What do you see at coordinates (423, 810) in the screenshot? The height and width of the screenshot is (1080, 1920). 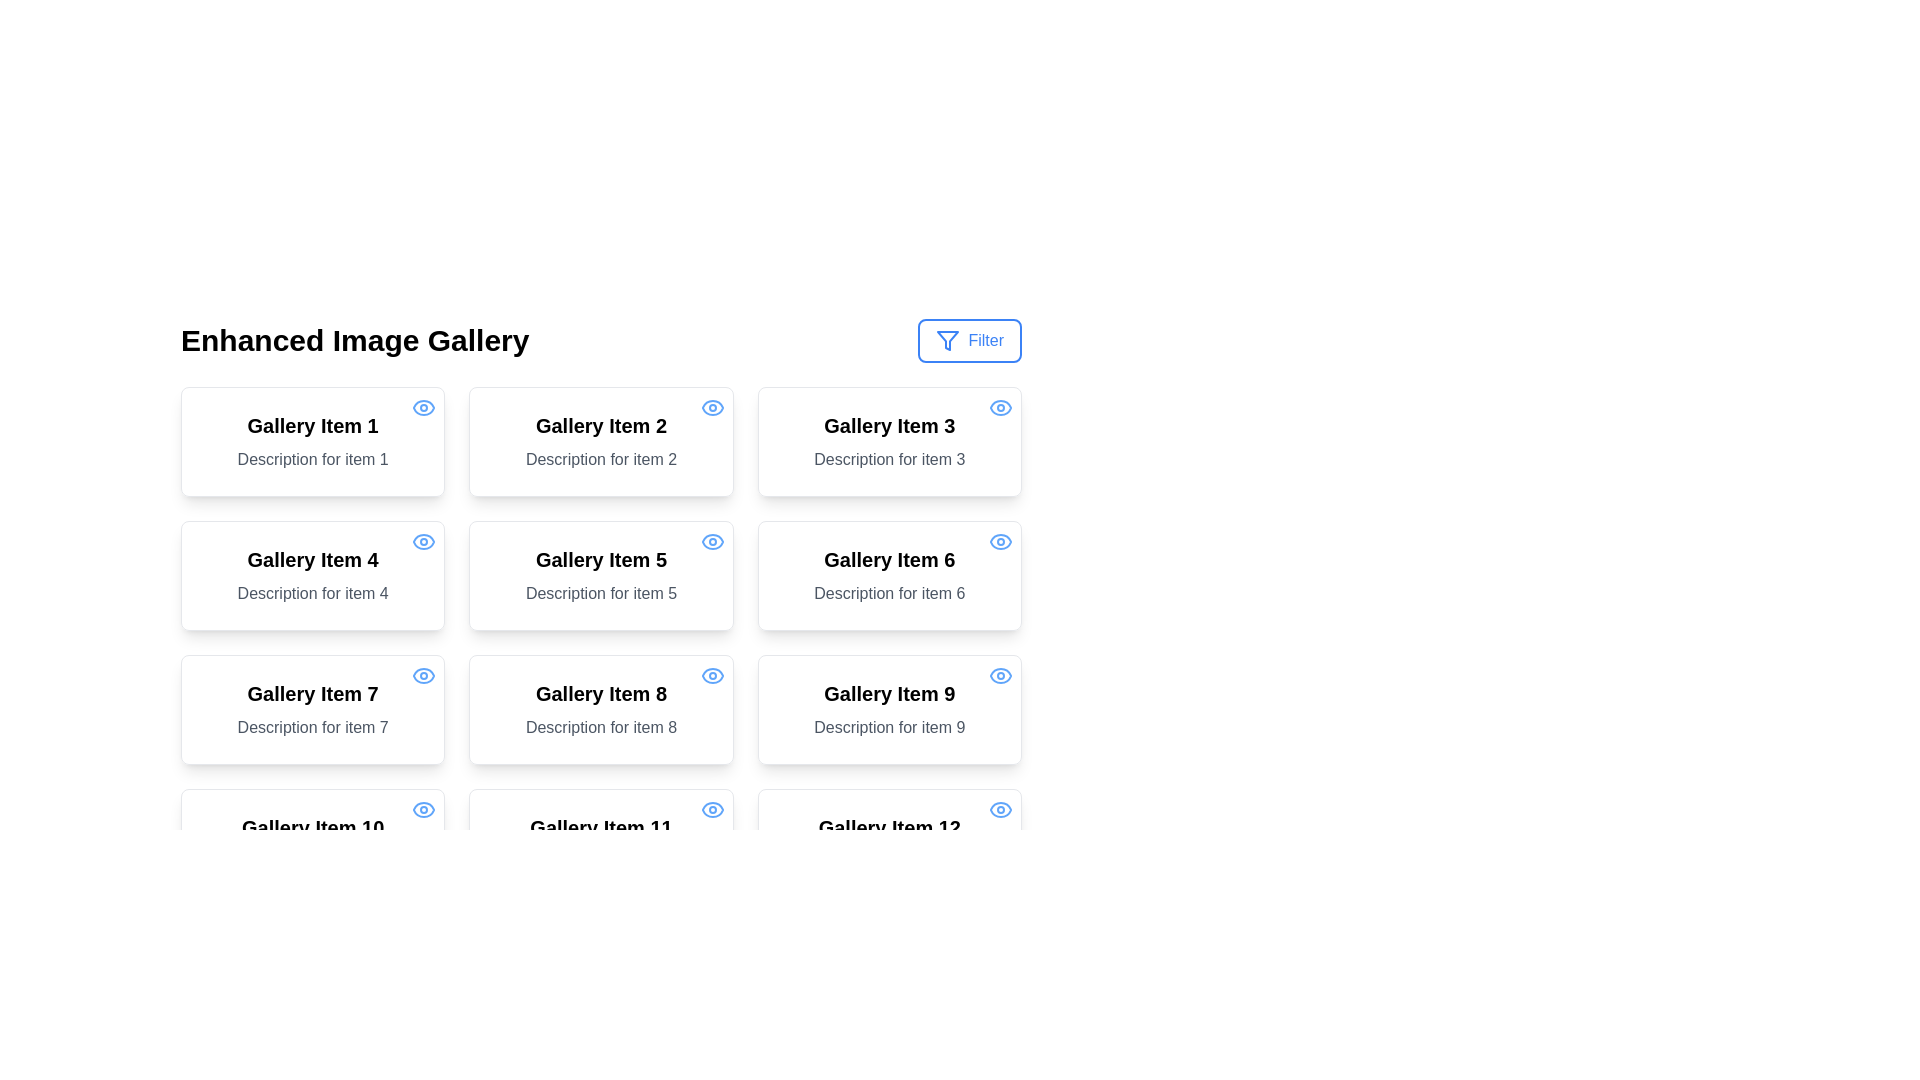 I see `the eye icon in the top-right corner of the card labeled 'Gallery Item 10'` at bounding box center [423, 810].